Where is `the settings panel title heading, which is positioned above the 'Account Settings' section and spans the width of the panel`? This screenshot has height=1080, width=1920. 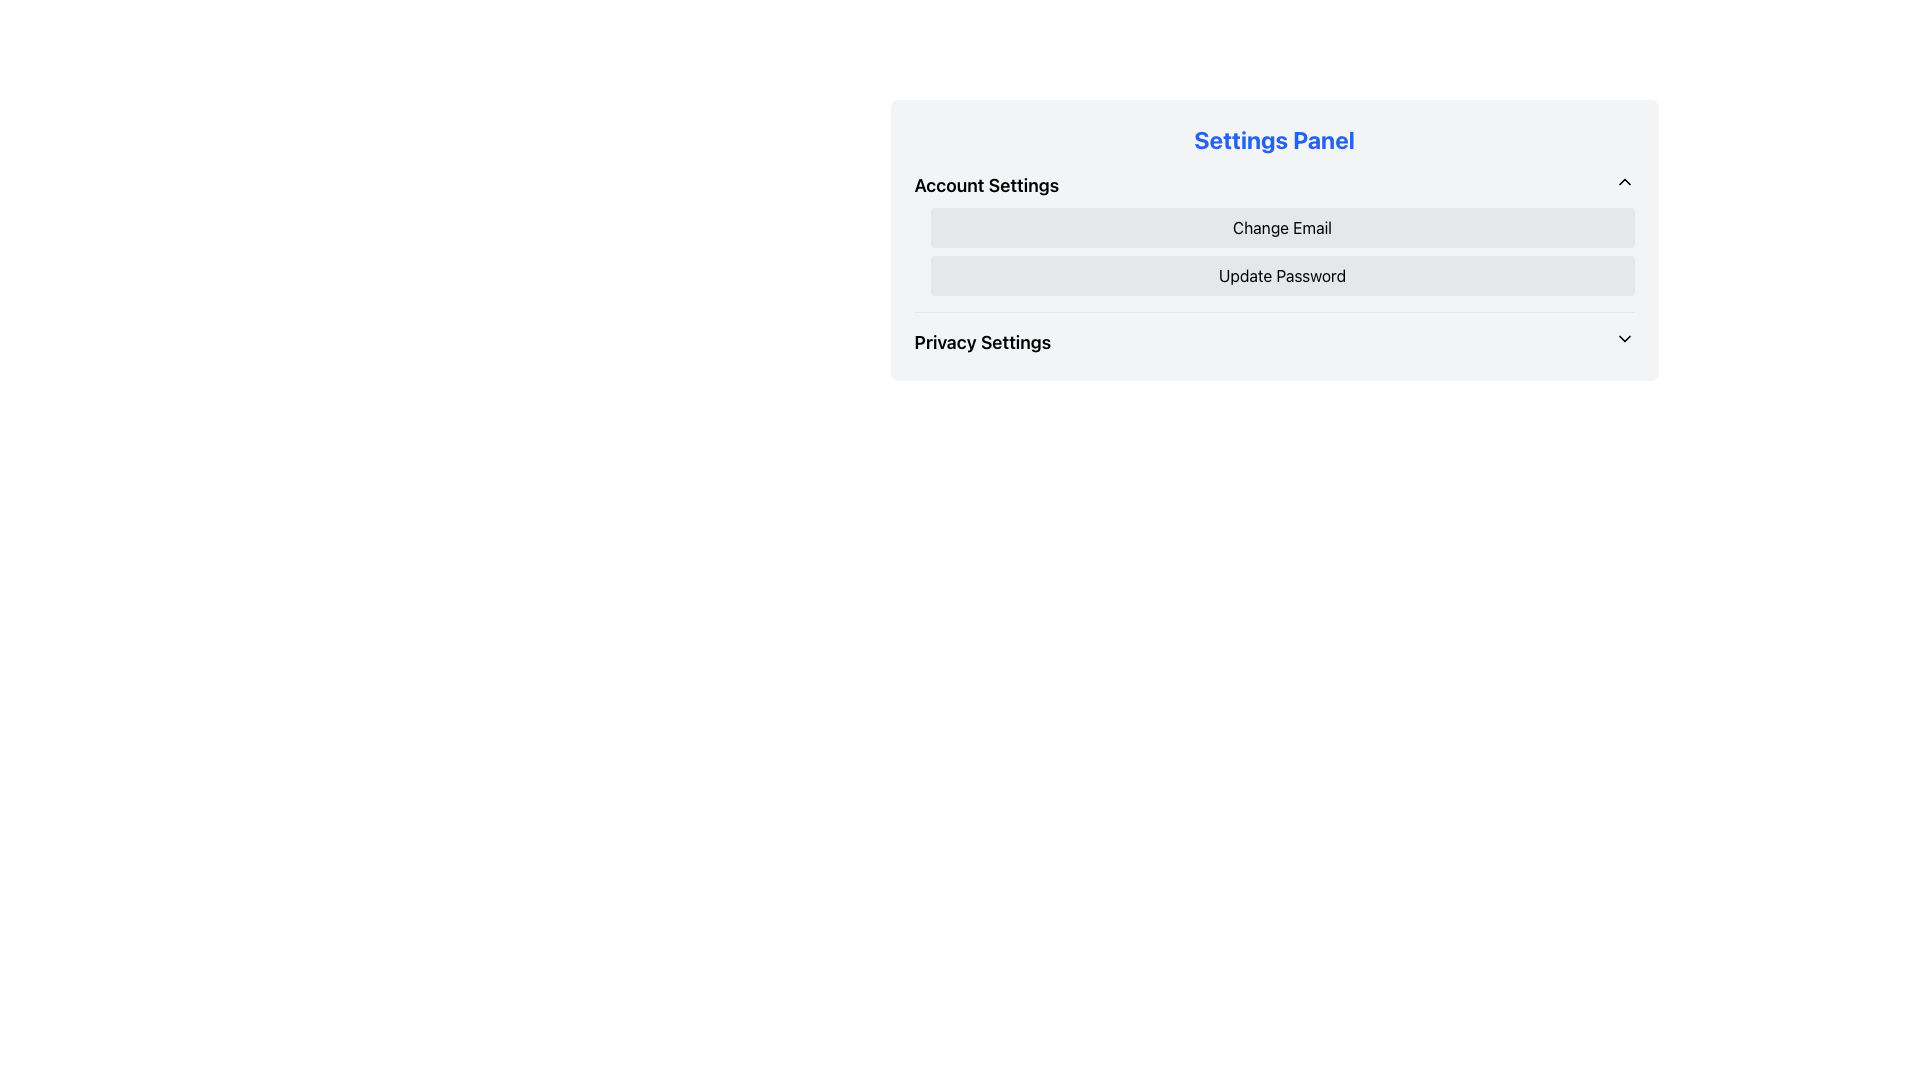
the settings panel title heading, which is positioned above the 'Account Settings' section and spans the width of the panel is located at coordinates (1273, 138).